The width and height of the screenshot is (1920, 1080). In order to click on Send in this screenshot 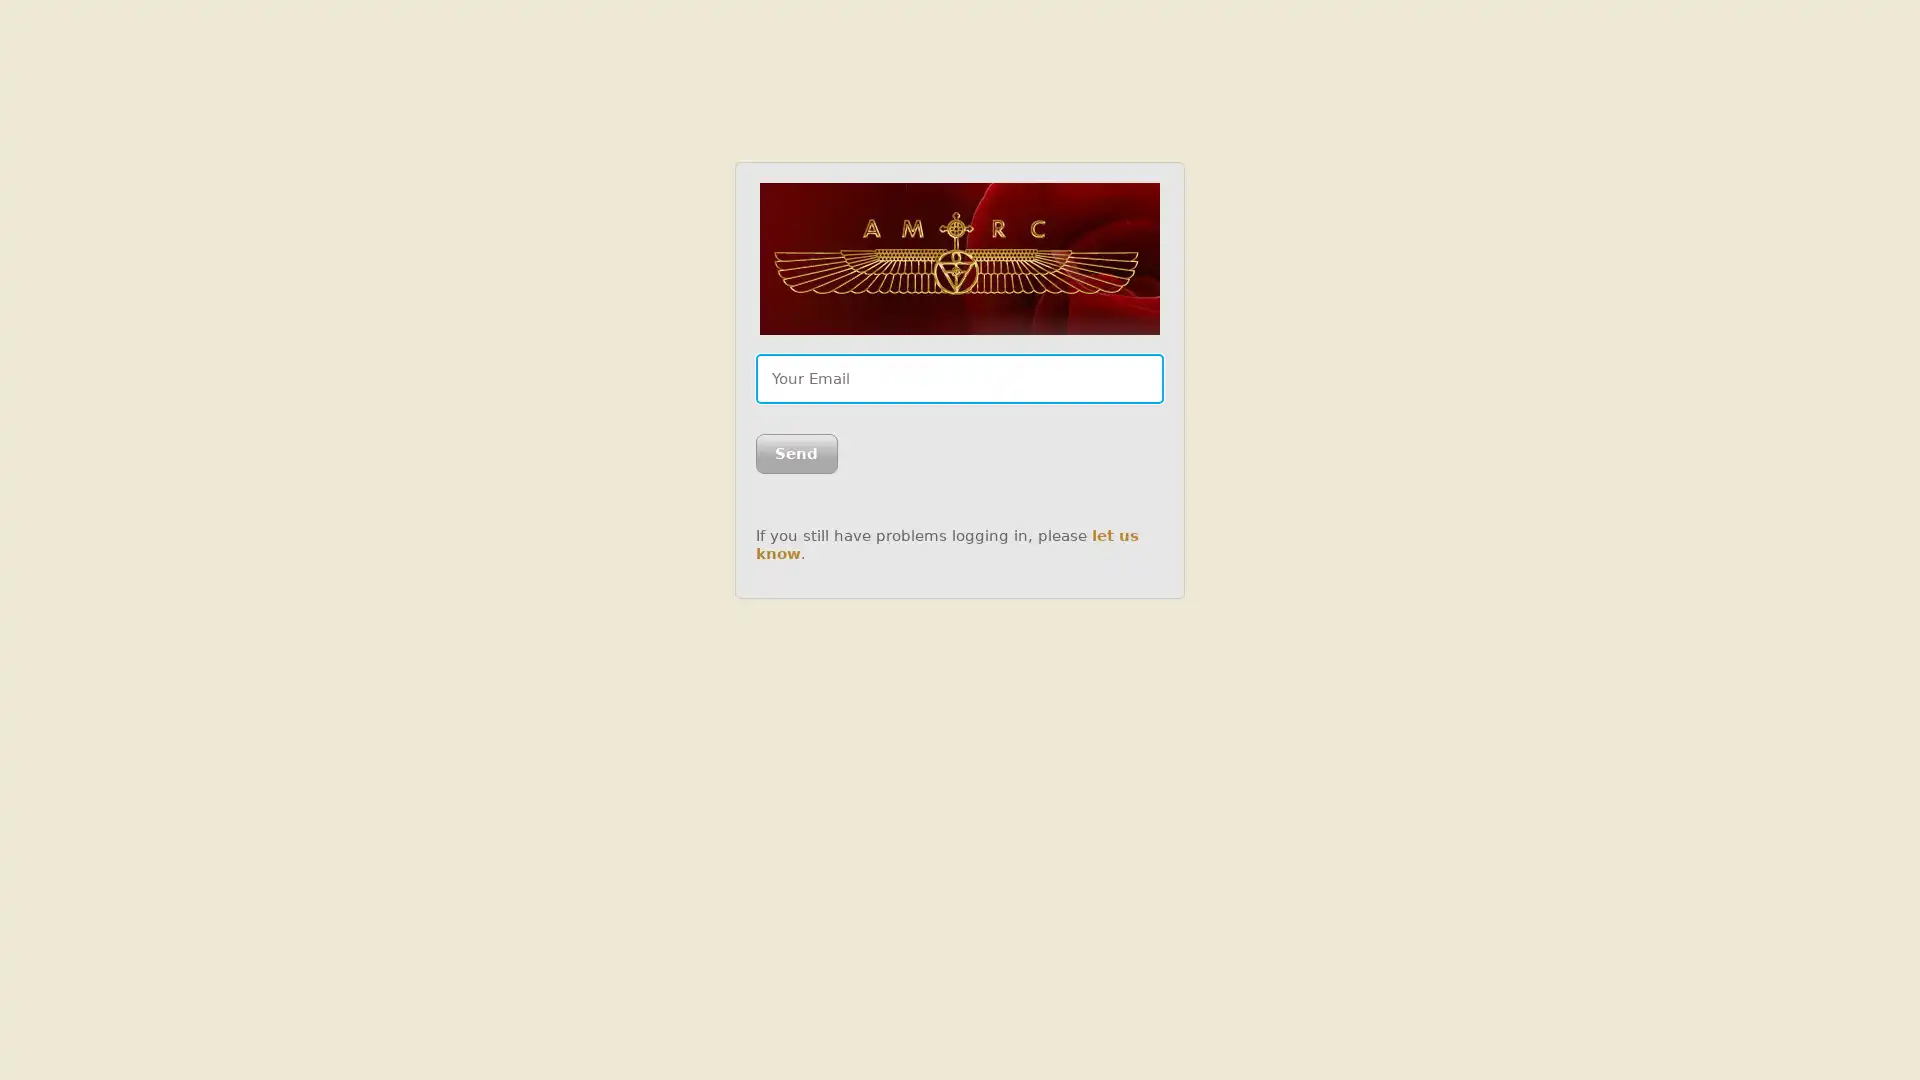, I will do `click(795, 454)`.